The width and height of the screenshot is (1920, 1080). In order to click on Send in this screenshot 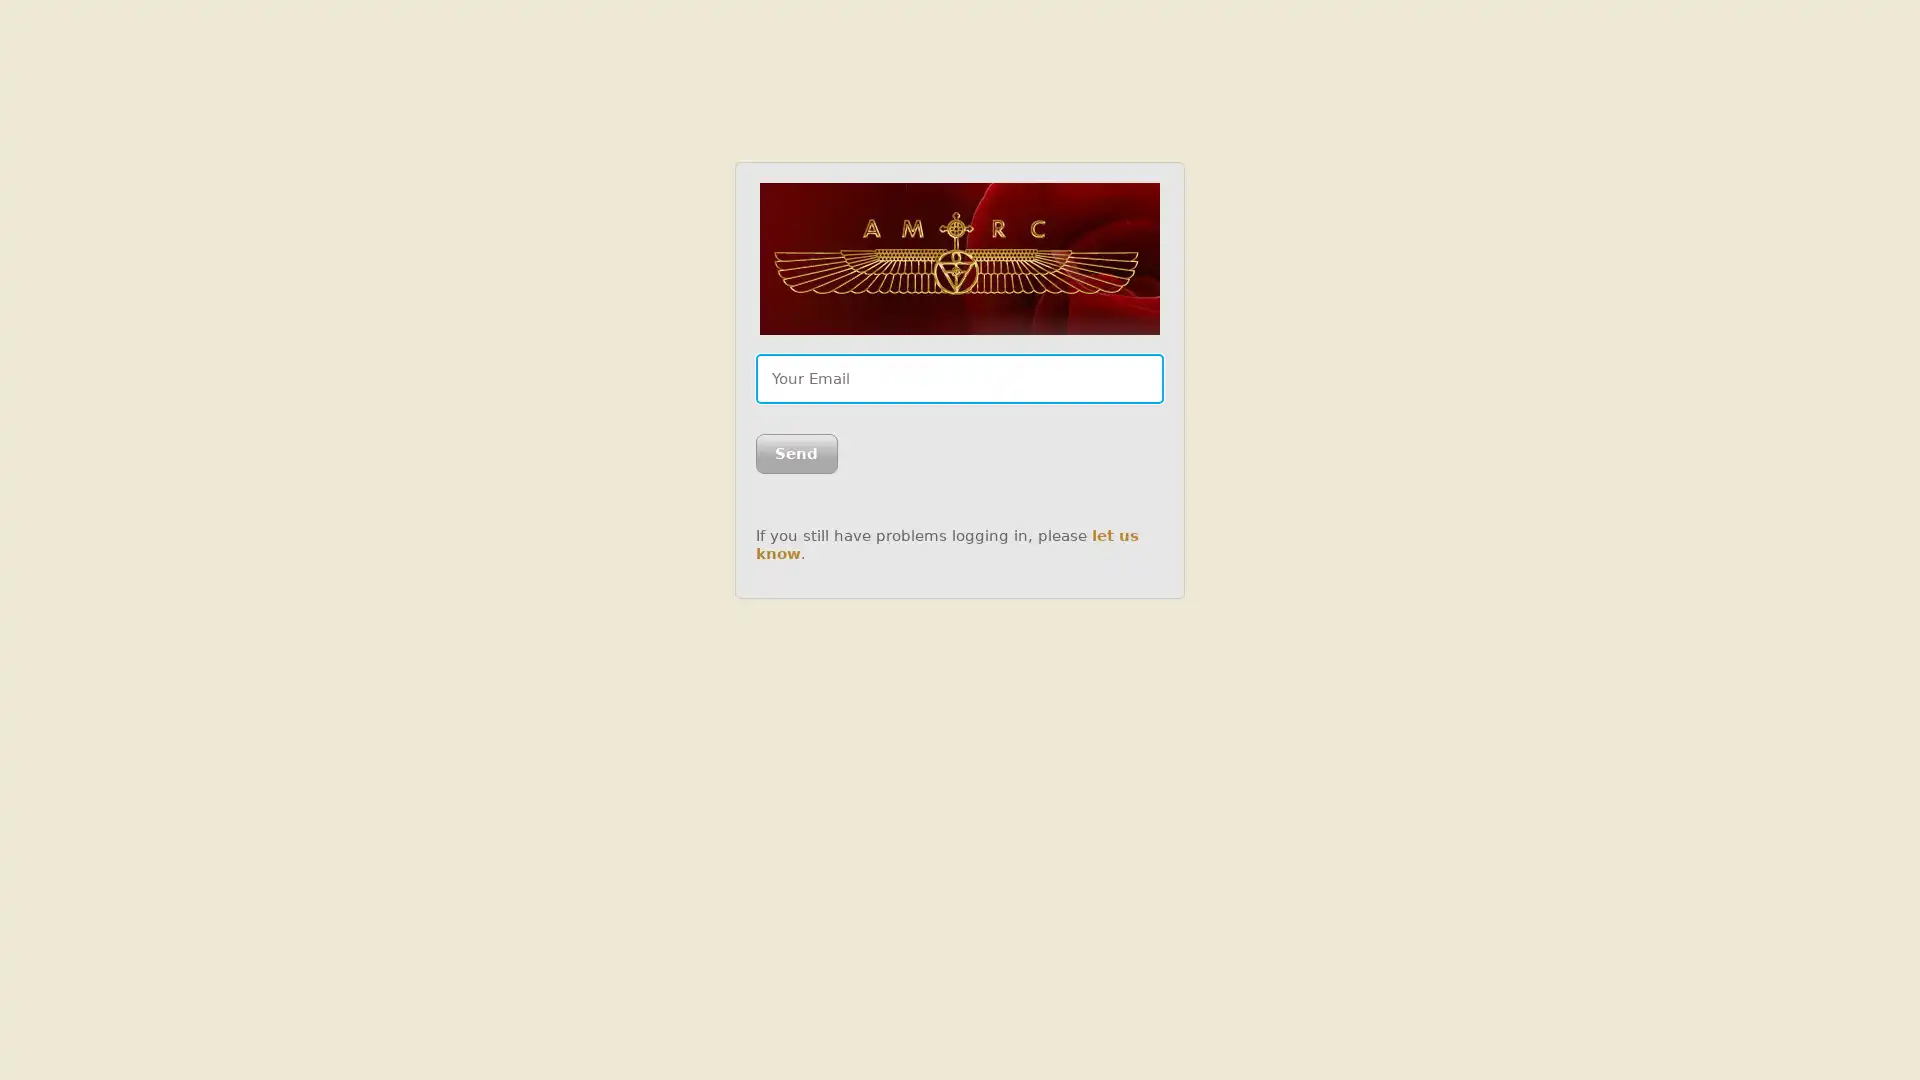, I will do `click(795, 454)`.